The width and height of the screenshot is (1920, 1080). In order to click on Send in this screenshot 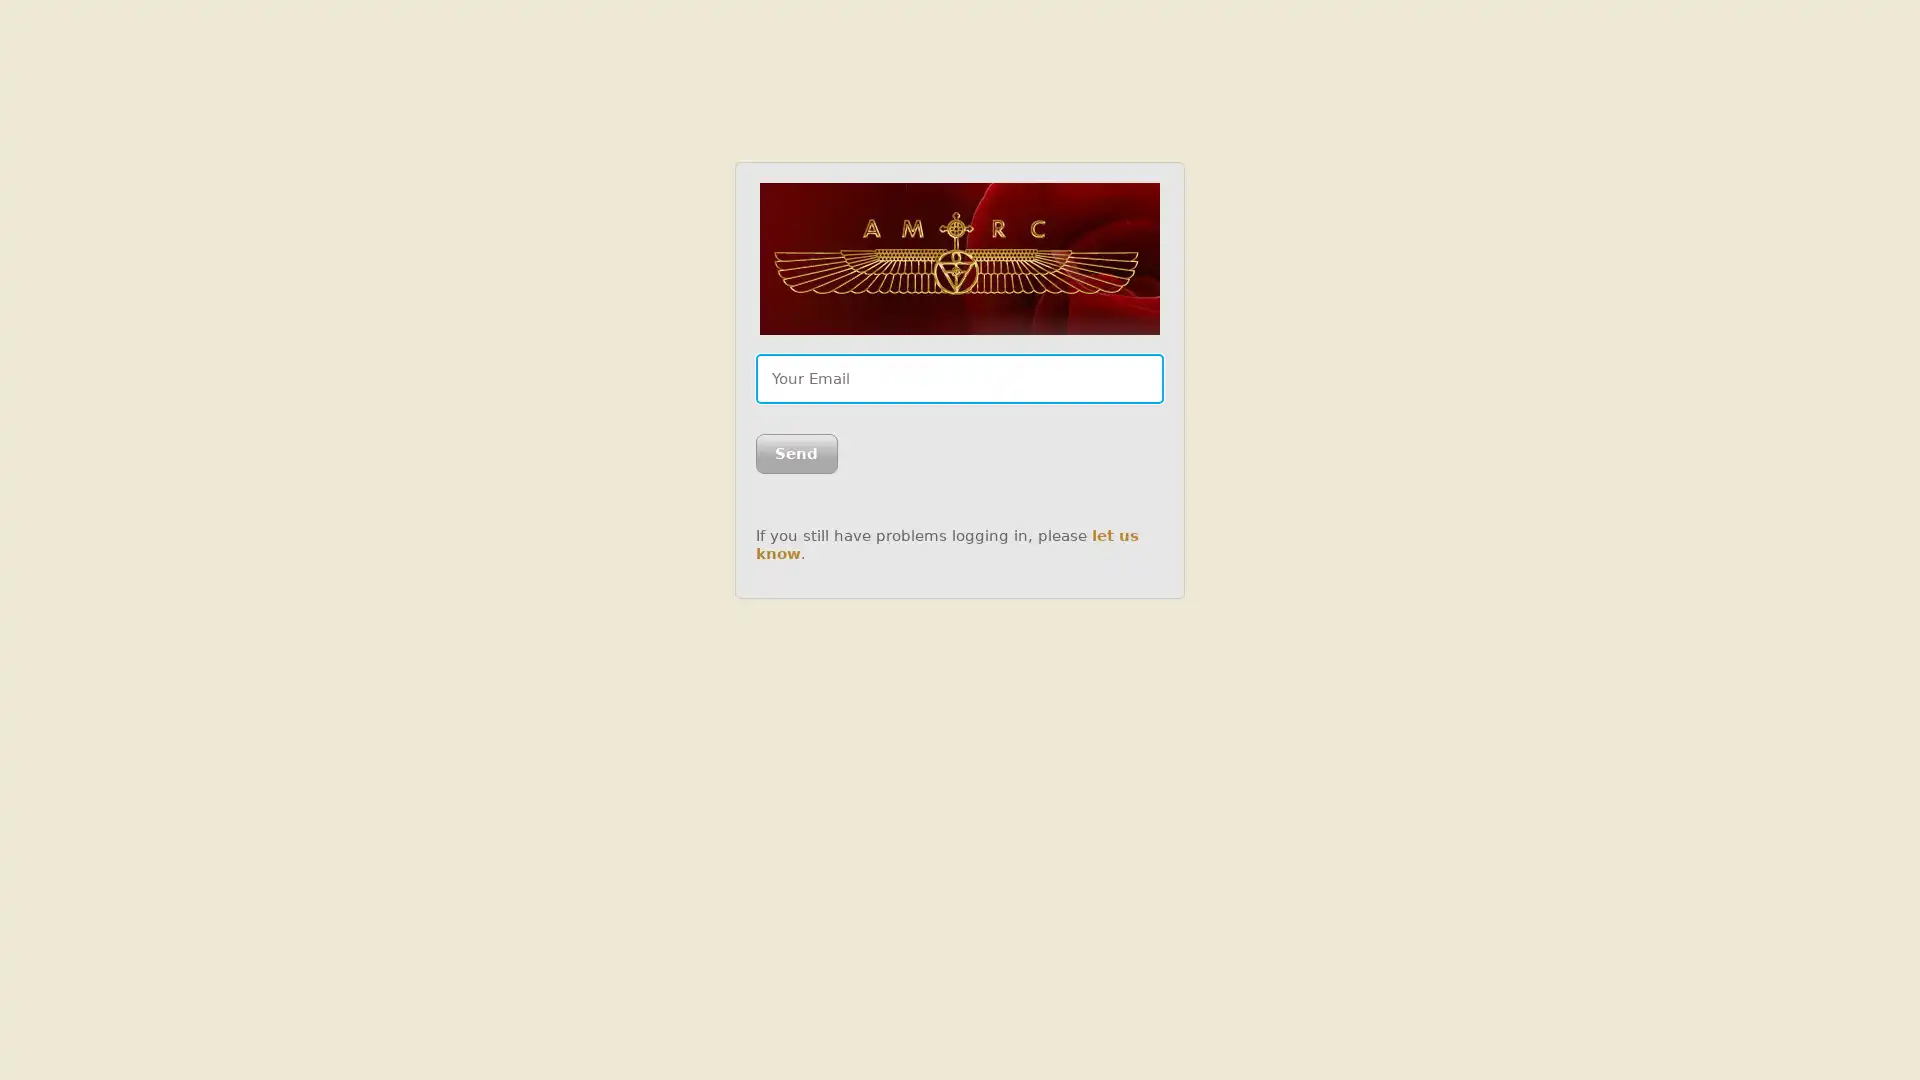, I will do `click(795, 454)`.